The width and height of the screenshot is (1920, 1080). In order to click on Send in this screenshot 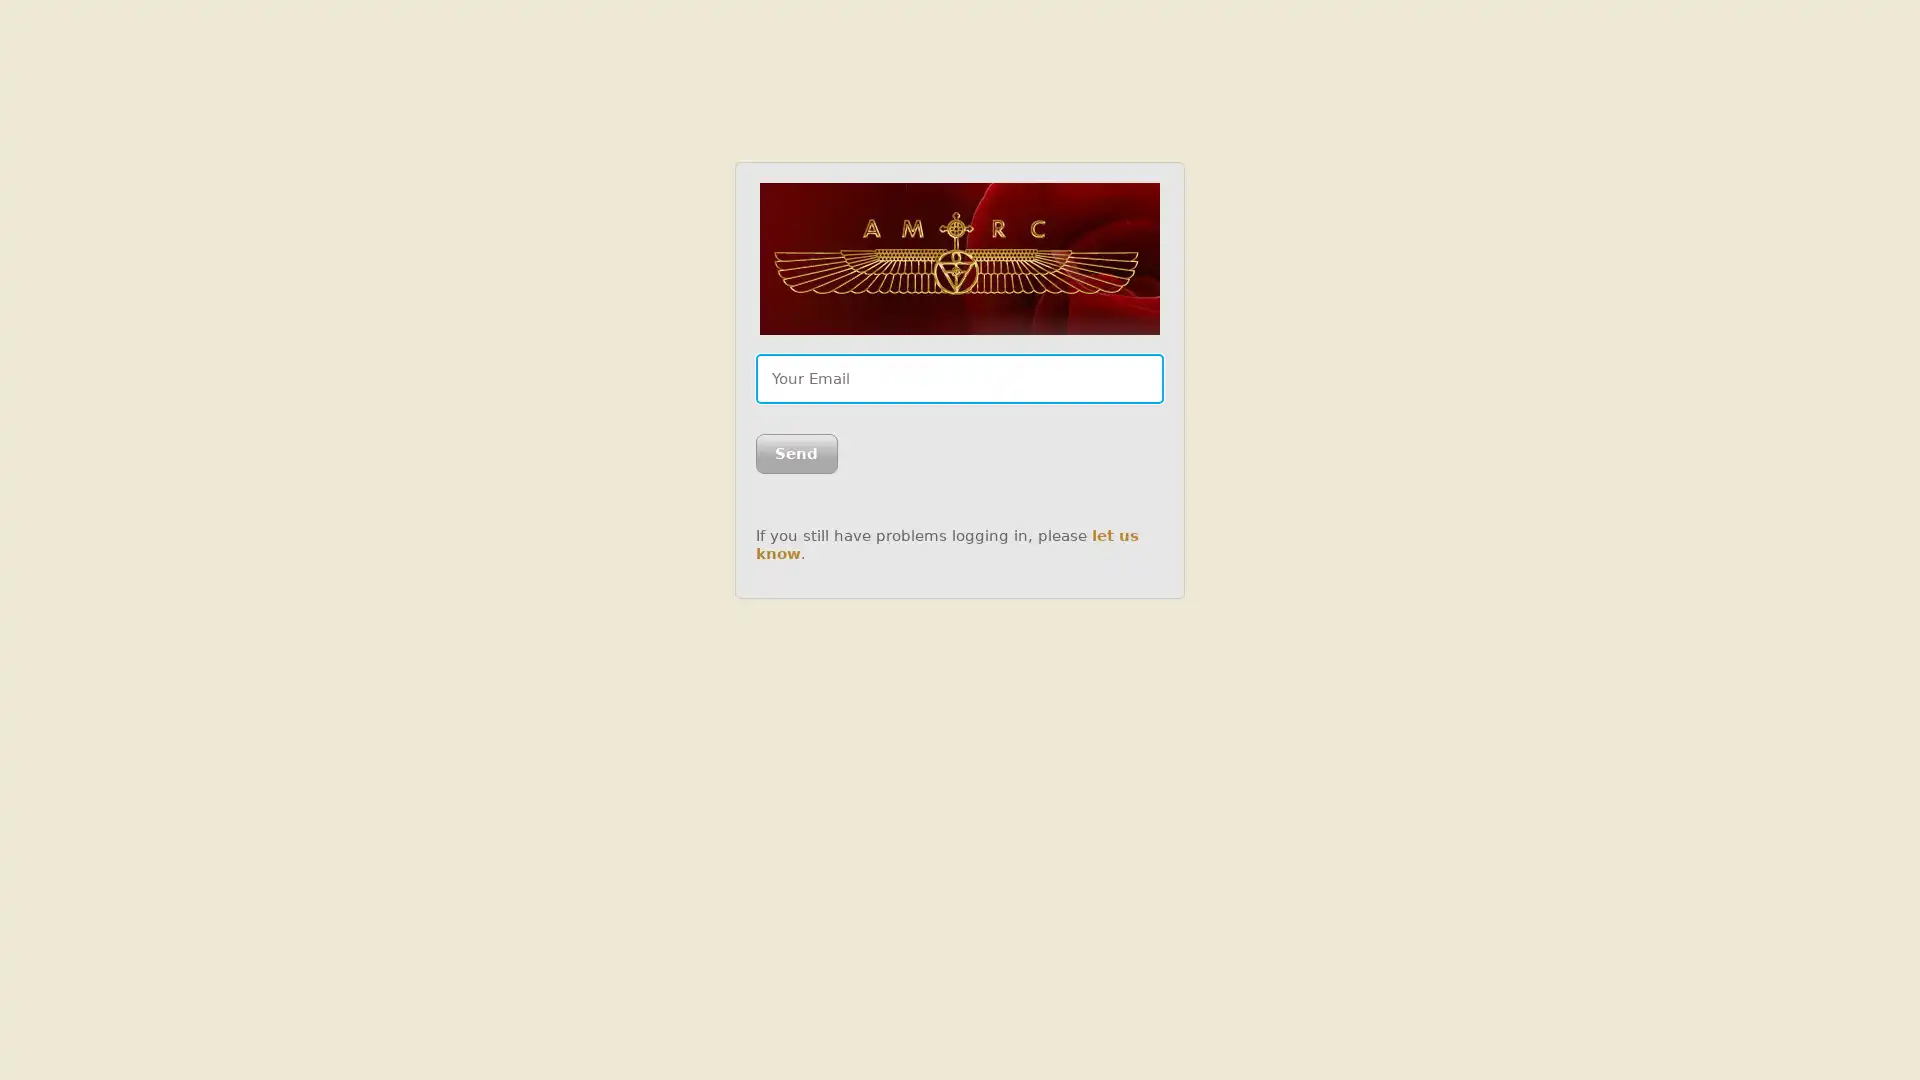, I will do `click(795, 454)`.